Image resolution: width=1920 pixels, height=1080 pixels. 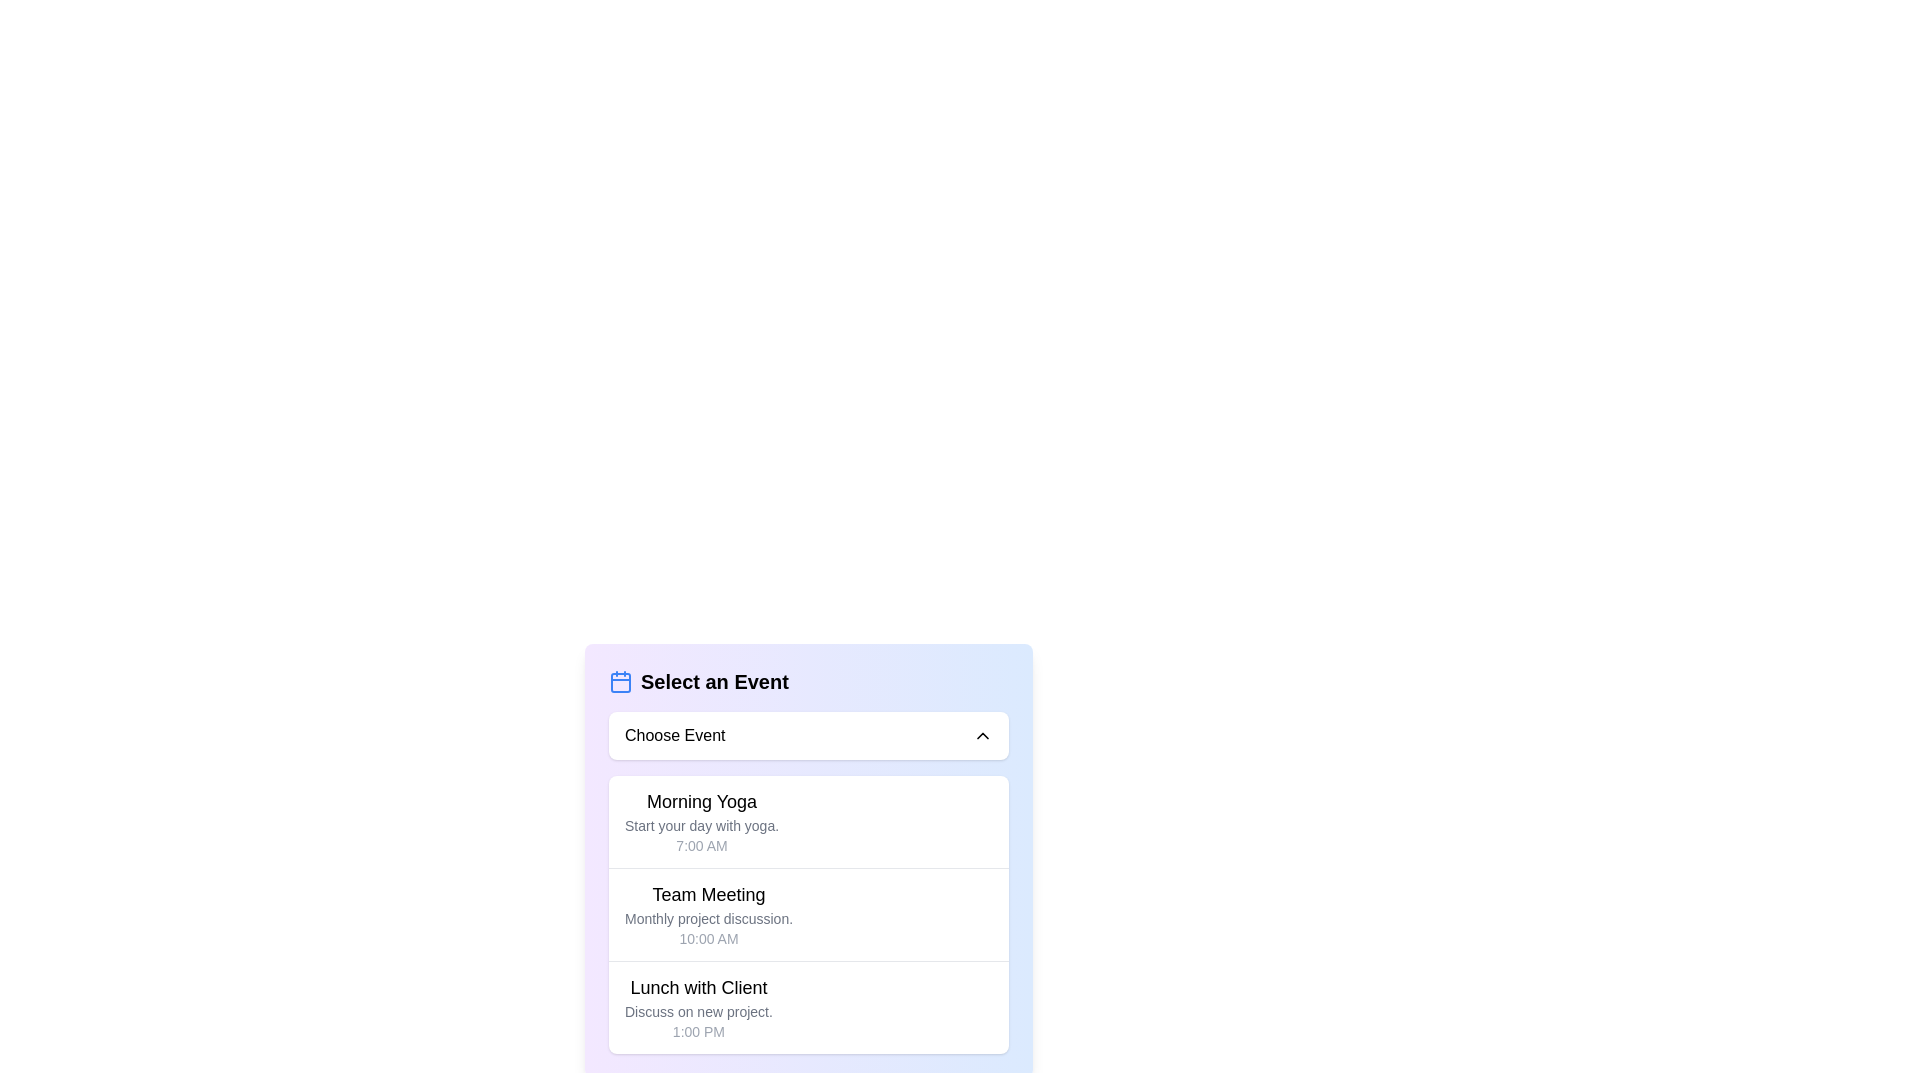 What do you see at coordinates (809, 1006) in the screenshot?
I see `the third event entry in the 'Select an Event' dropdown menu, which is styled as a card with the headline 'Lunch with Client', subtext 'Discuss on new project.', and timestamp '1:00 PM'` at bounding box center [809, 1006].